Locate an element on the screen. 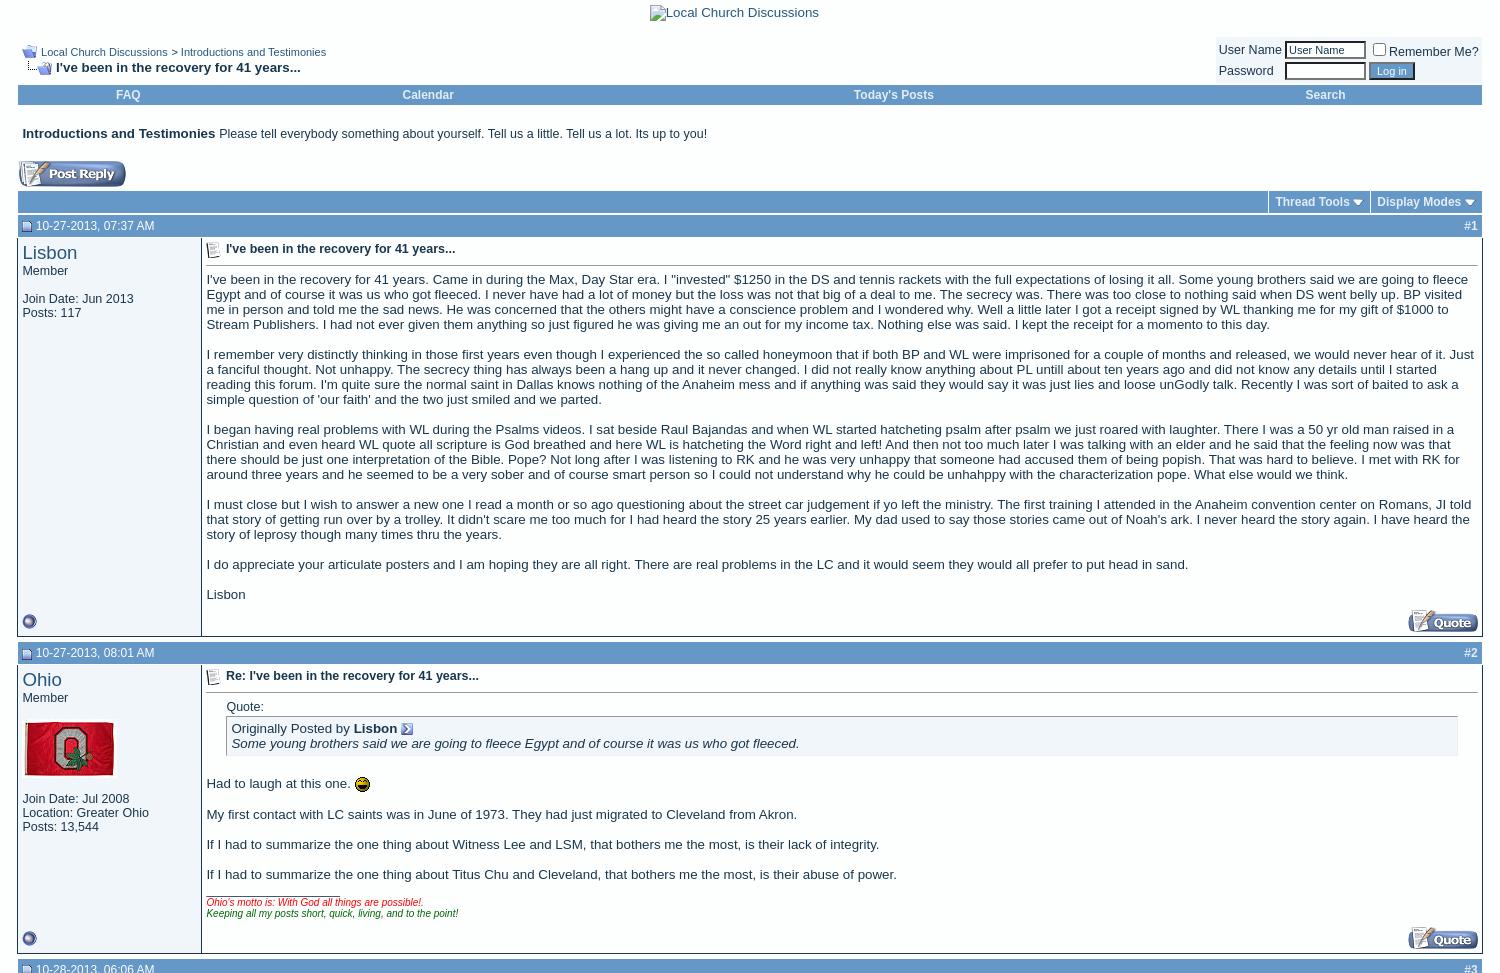 The height and width of the screenshot is (973, 1500). '>' is located at coordinates (175, 51).